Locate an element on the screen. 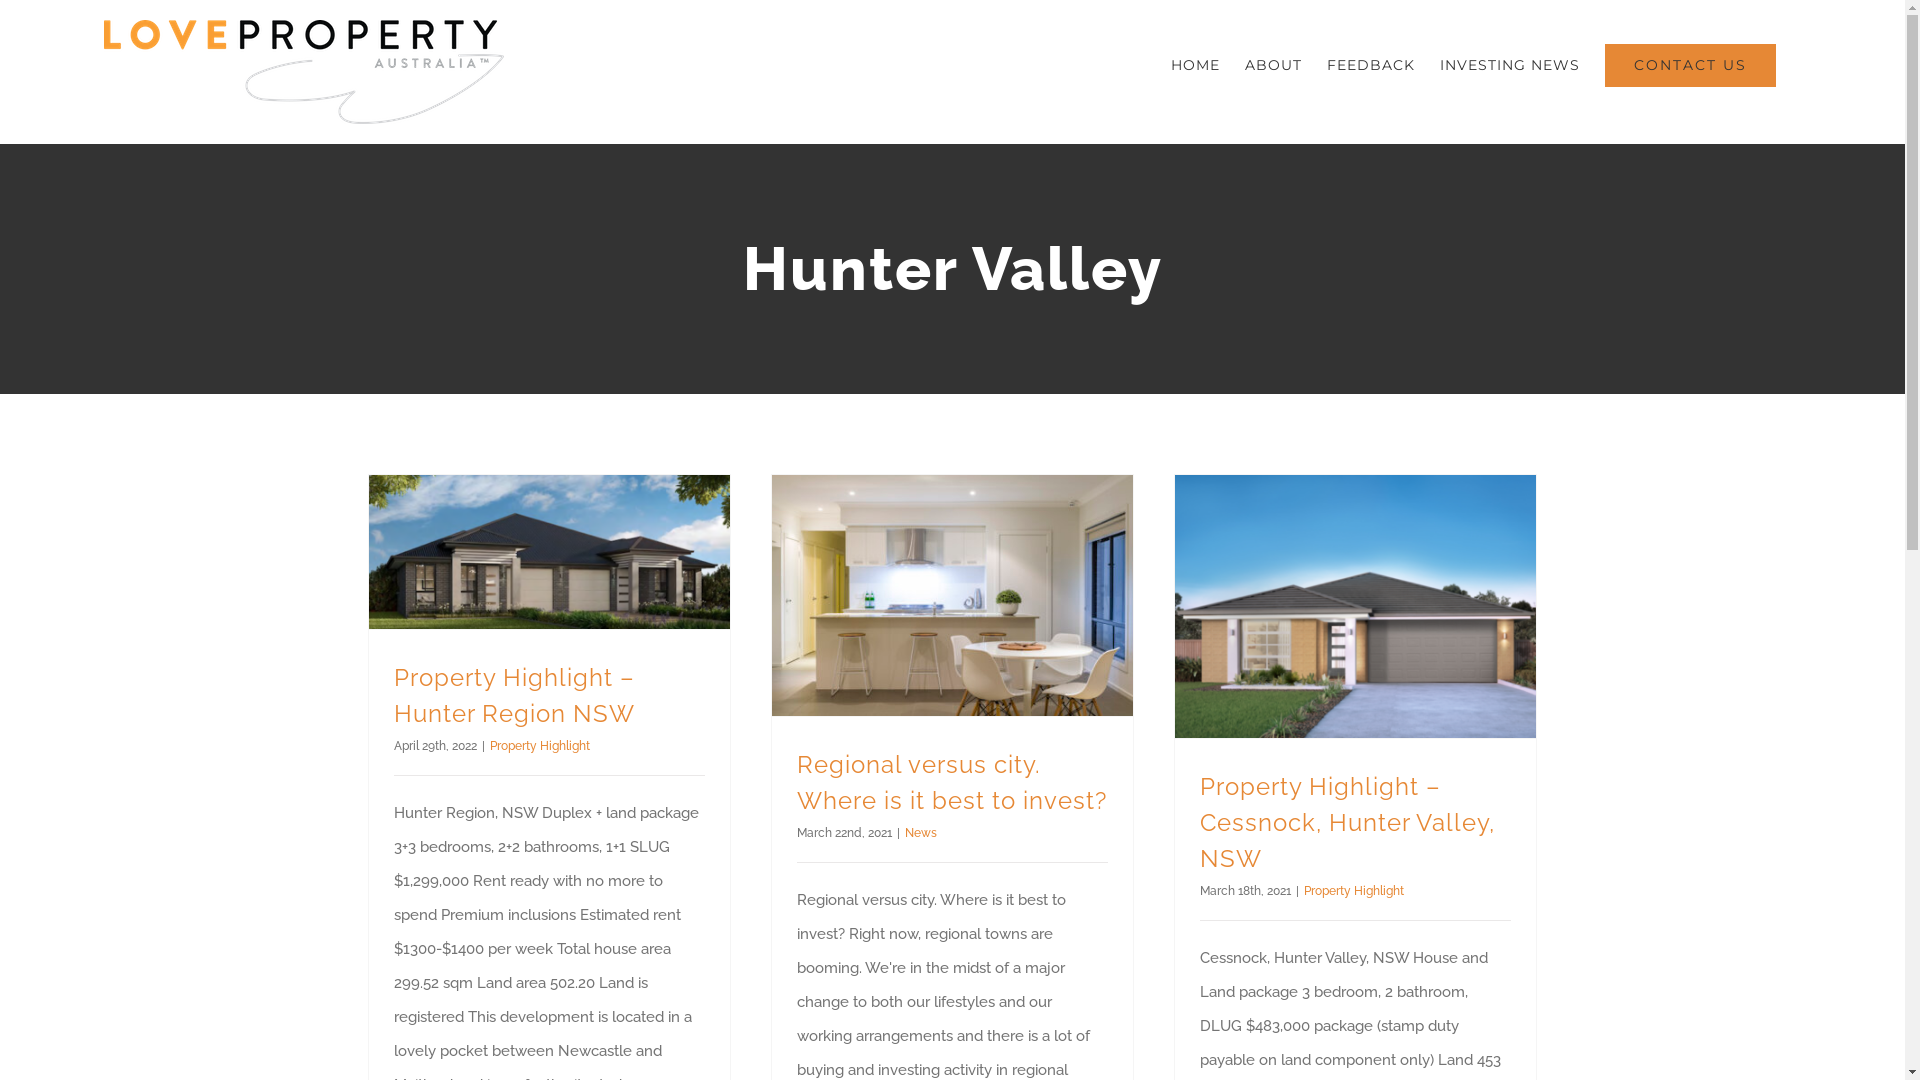 The image size is (1920, 1080). 'INVESTING NEWS' is located at coordinates (1510, 64).